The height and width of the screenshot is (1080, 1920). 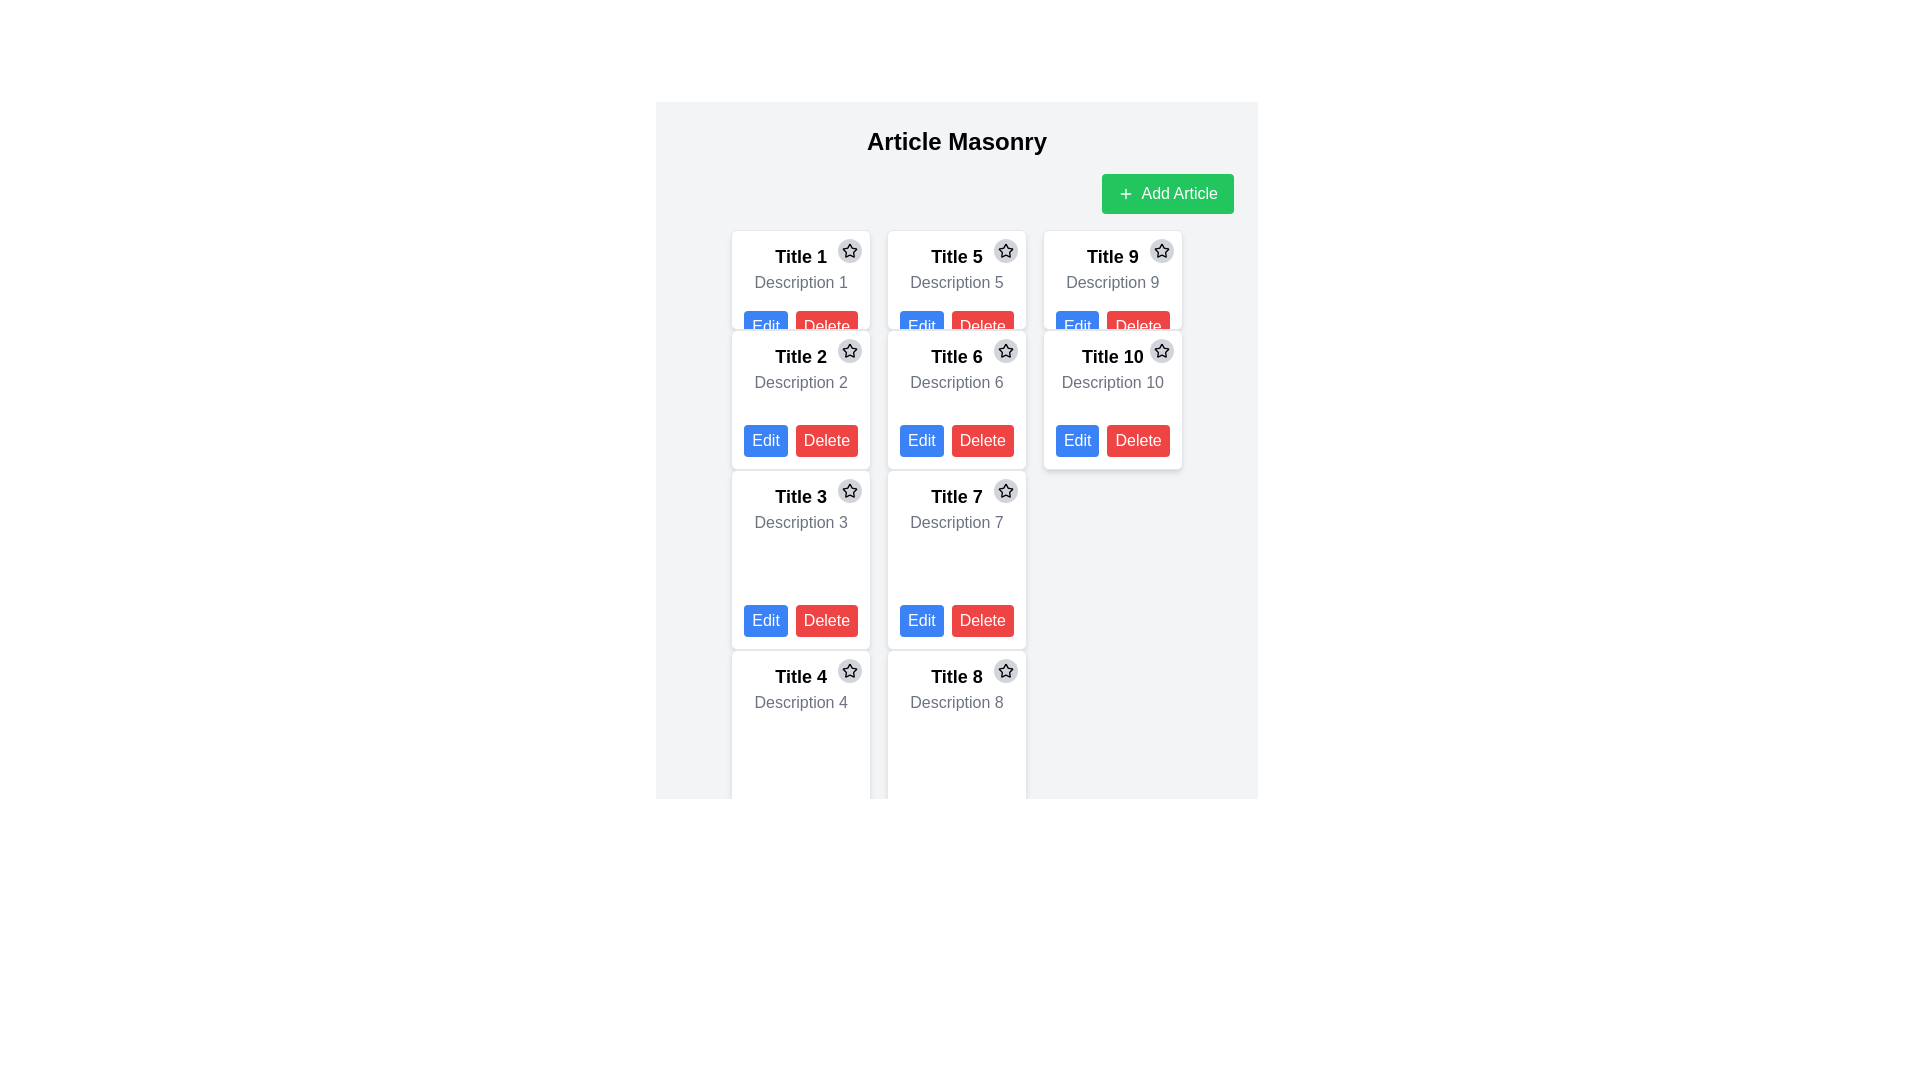 What do you see at coordinates (1111, 326) in the screenshot?
I see `the Delete button in the interactive buttons group within the card for 'Title 9'` at bounding box center [1111, 326].